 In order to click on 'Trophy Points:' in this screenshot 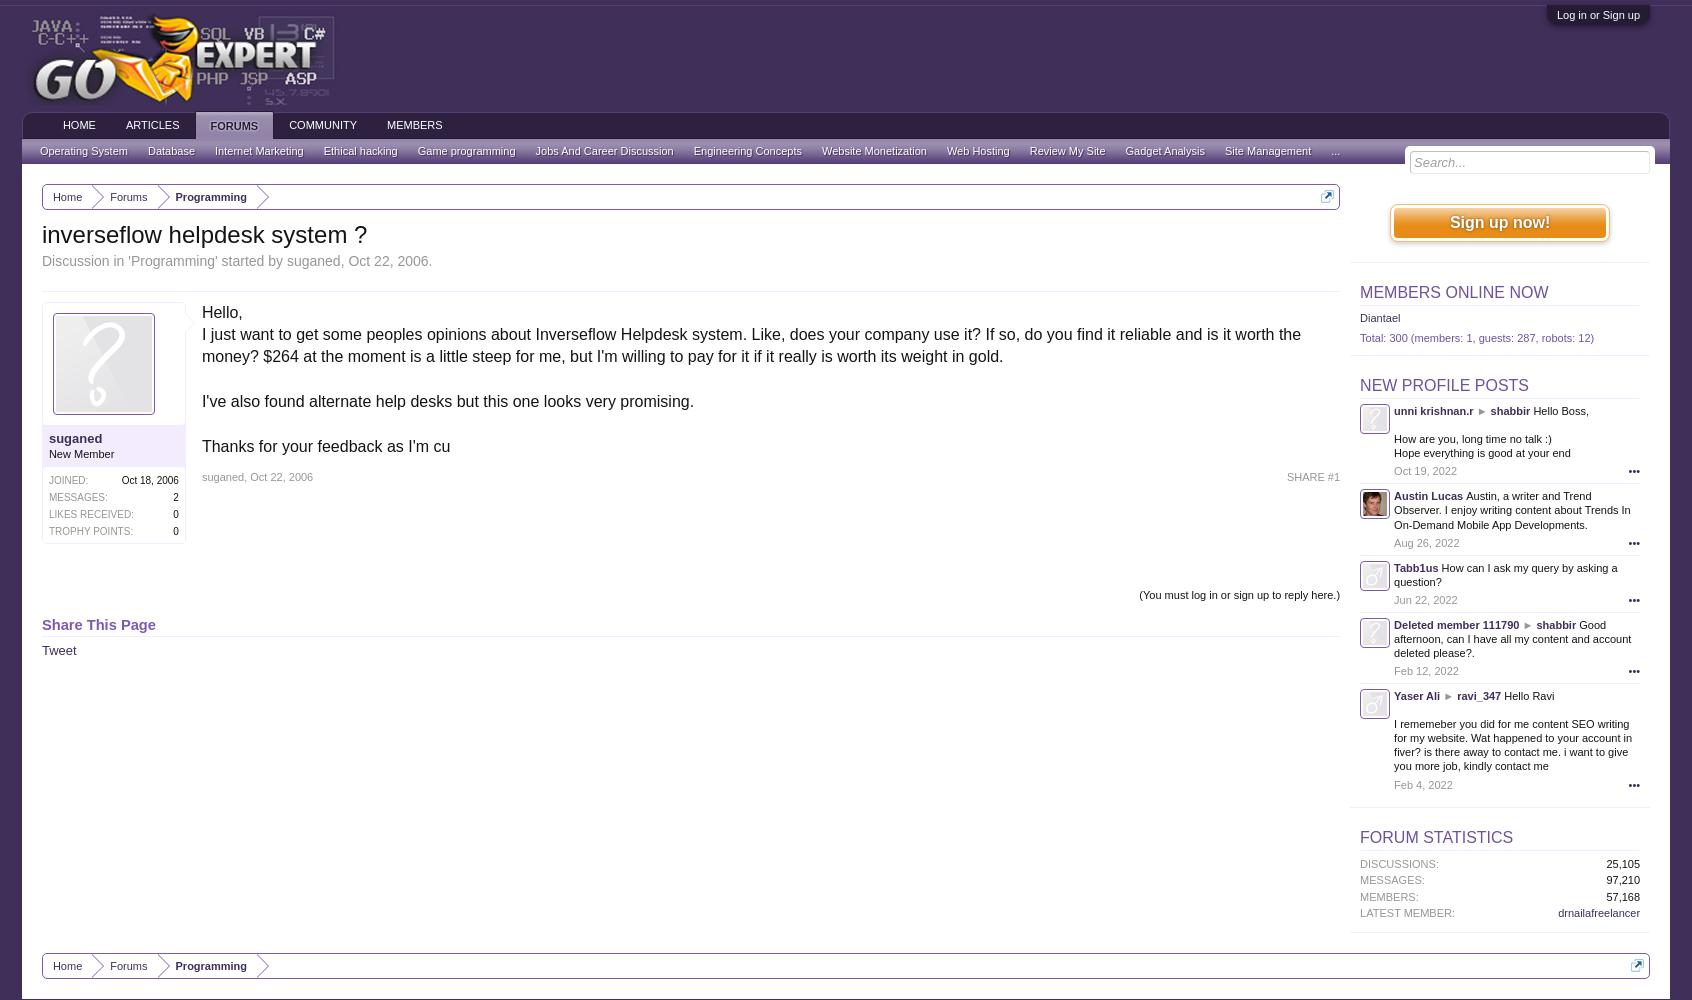, I will do `click(90, 530)`.